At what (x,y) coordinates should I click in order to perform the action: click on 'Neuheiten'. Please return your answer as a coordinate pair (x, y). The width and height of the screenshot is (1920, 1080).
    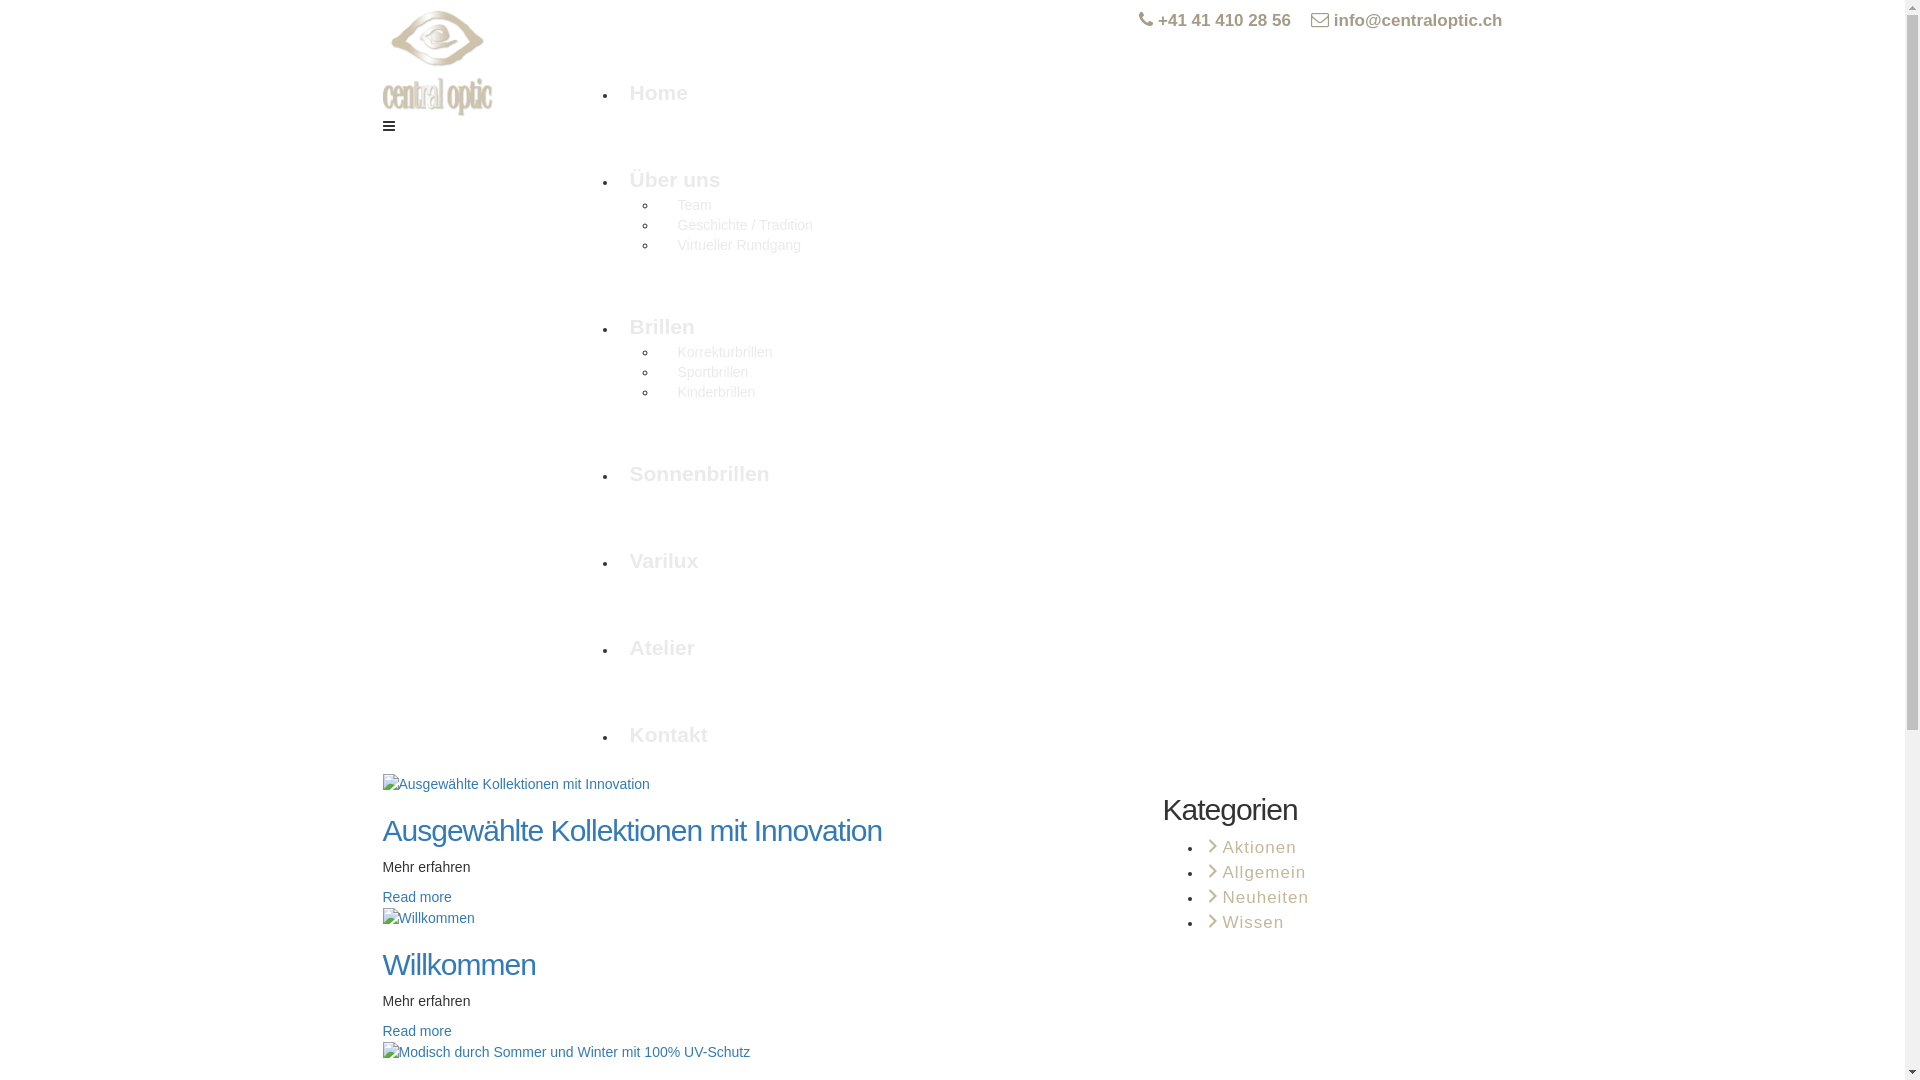
    Looking at the image, I should click on (1254, 896).